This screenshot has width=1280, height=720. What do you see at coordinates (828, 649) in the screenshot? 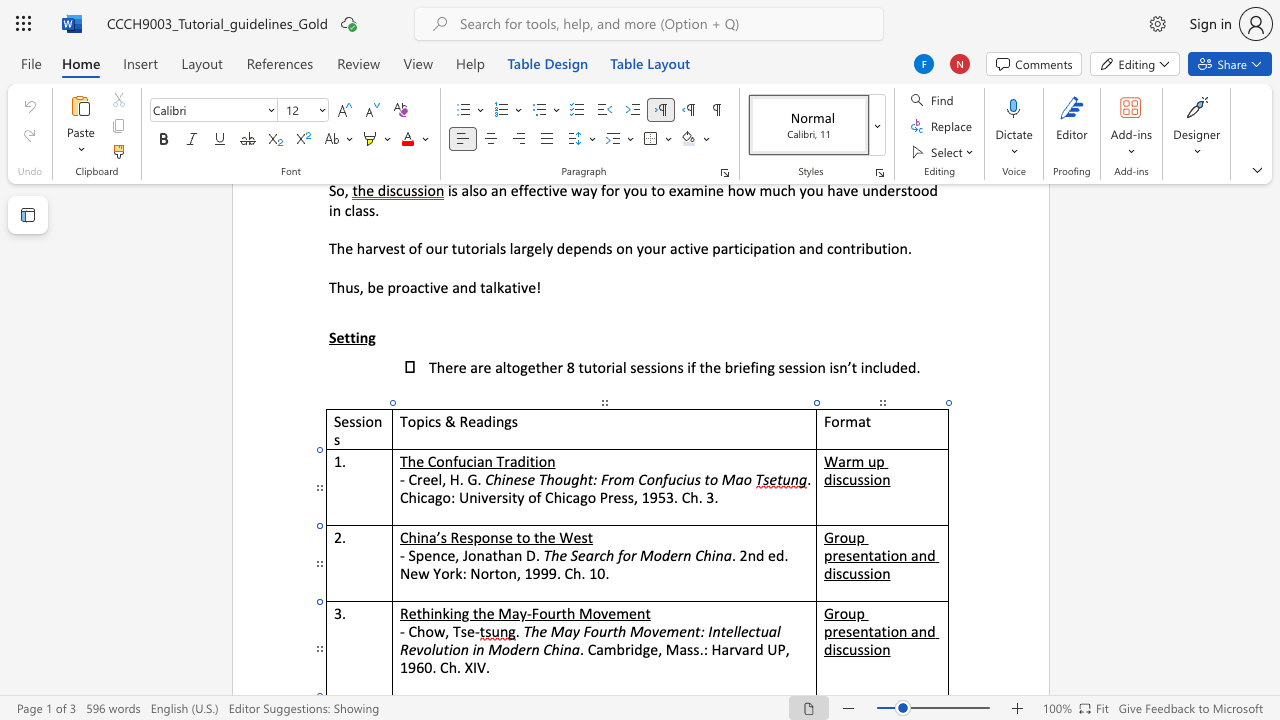
I see `the 2th character "d" in the text` at bounding box center [828, 649].